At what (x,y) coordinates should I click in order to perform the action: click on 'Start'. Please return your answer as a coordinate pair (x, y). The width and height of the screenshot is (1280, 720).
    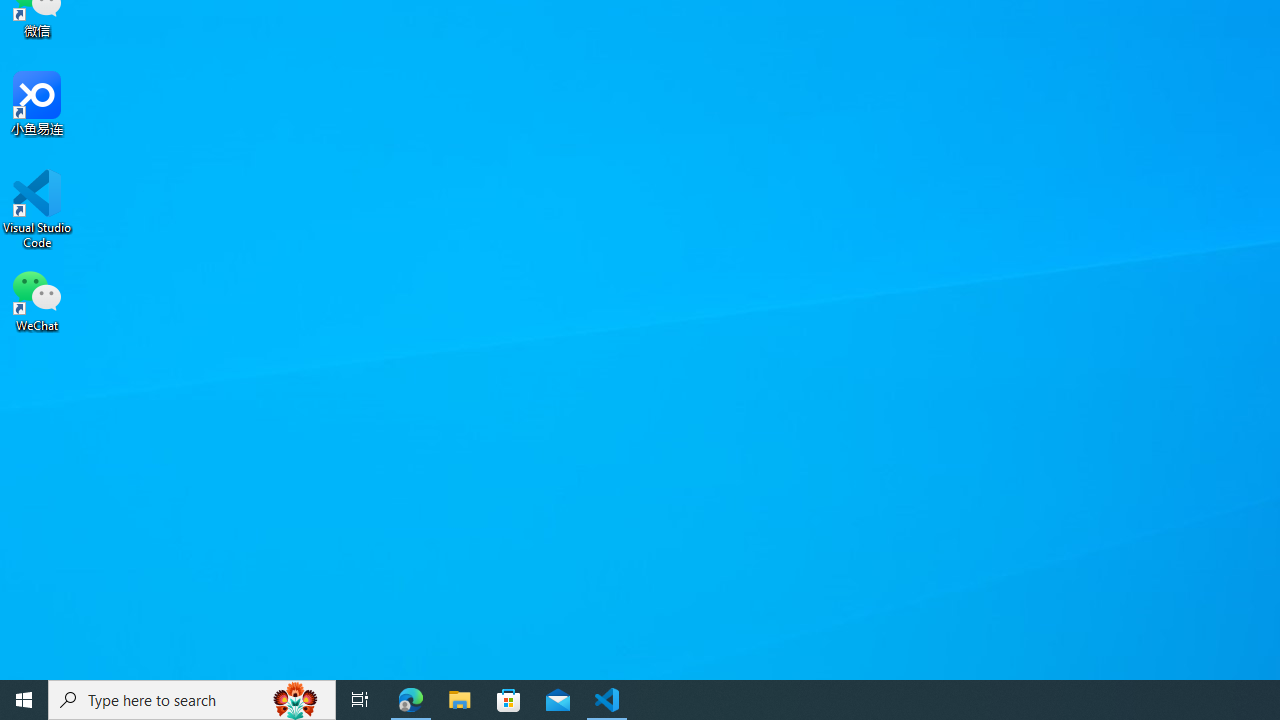
    Looking at the image, I should click on (24, 698).